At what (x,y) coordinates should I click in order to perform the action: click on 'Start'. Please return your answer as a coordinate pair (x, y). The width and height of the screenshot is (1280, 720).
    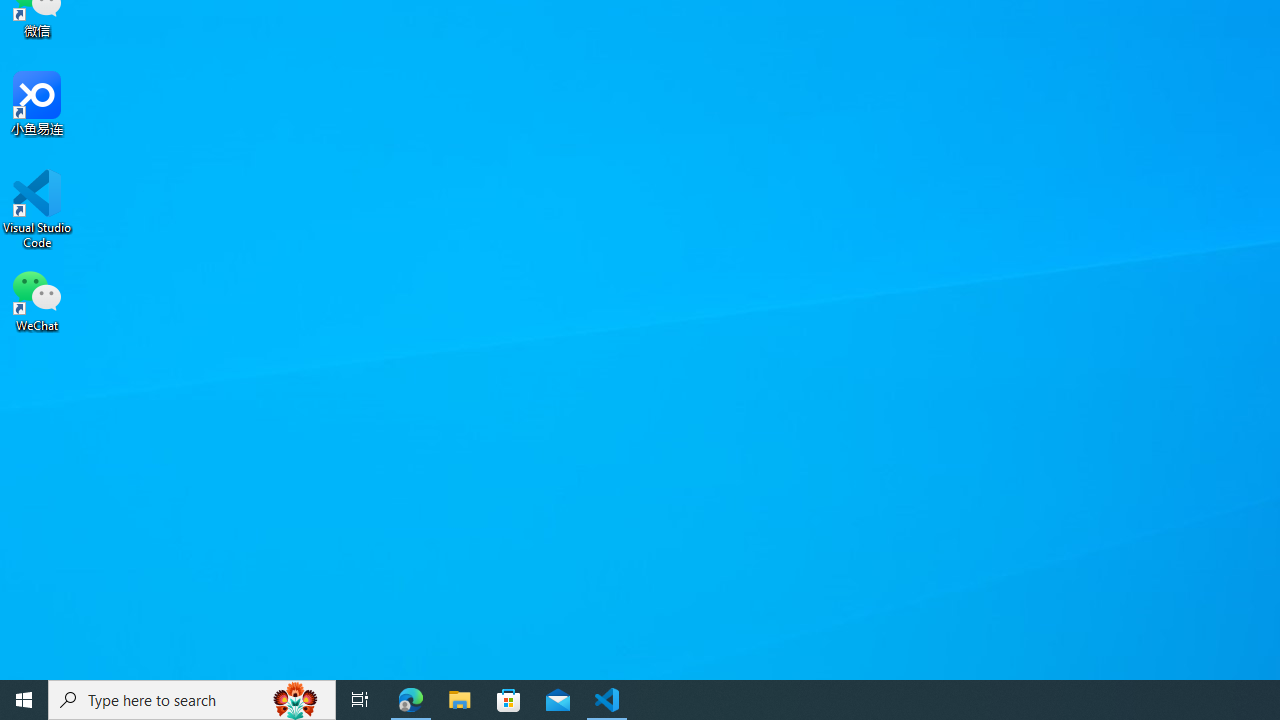
    Looking at the image, I should click on (24, 698).